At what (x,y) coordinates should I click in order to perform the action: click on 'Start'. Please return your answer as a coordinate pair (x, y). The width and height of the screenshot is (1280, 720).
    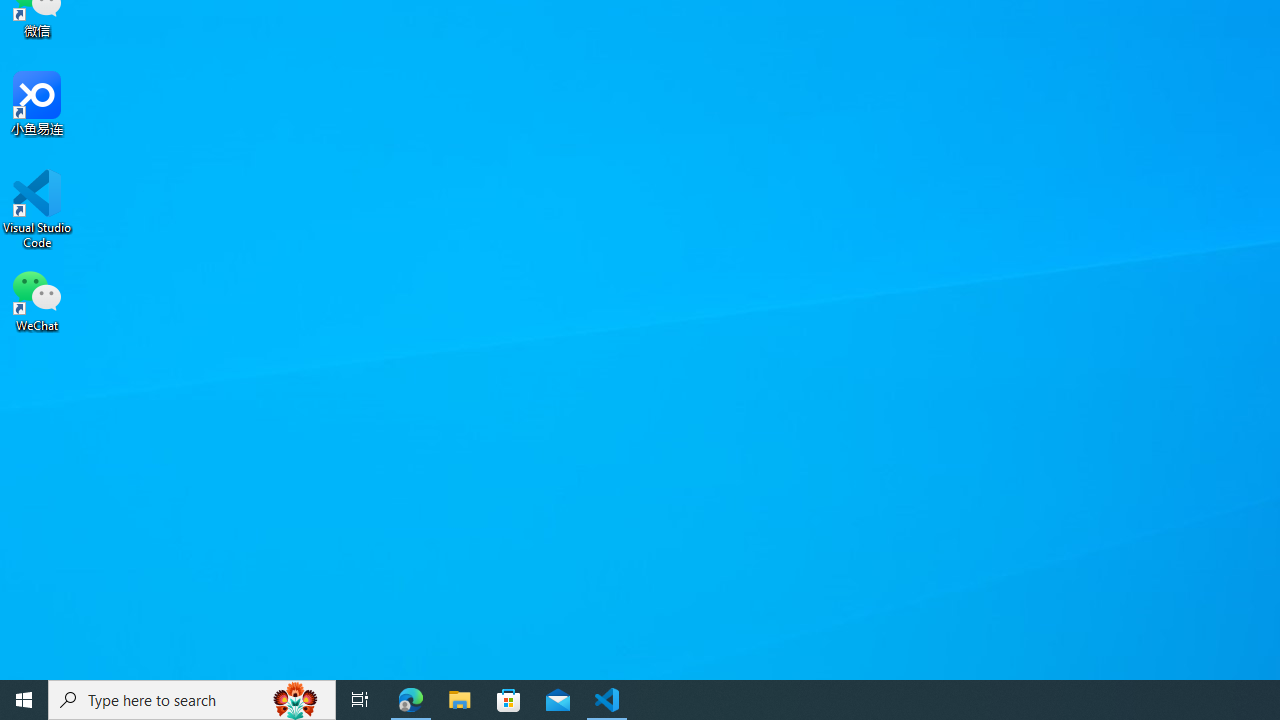
    Looking at the image, I should click on (24, 698).